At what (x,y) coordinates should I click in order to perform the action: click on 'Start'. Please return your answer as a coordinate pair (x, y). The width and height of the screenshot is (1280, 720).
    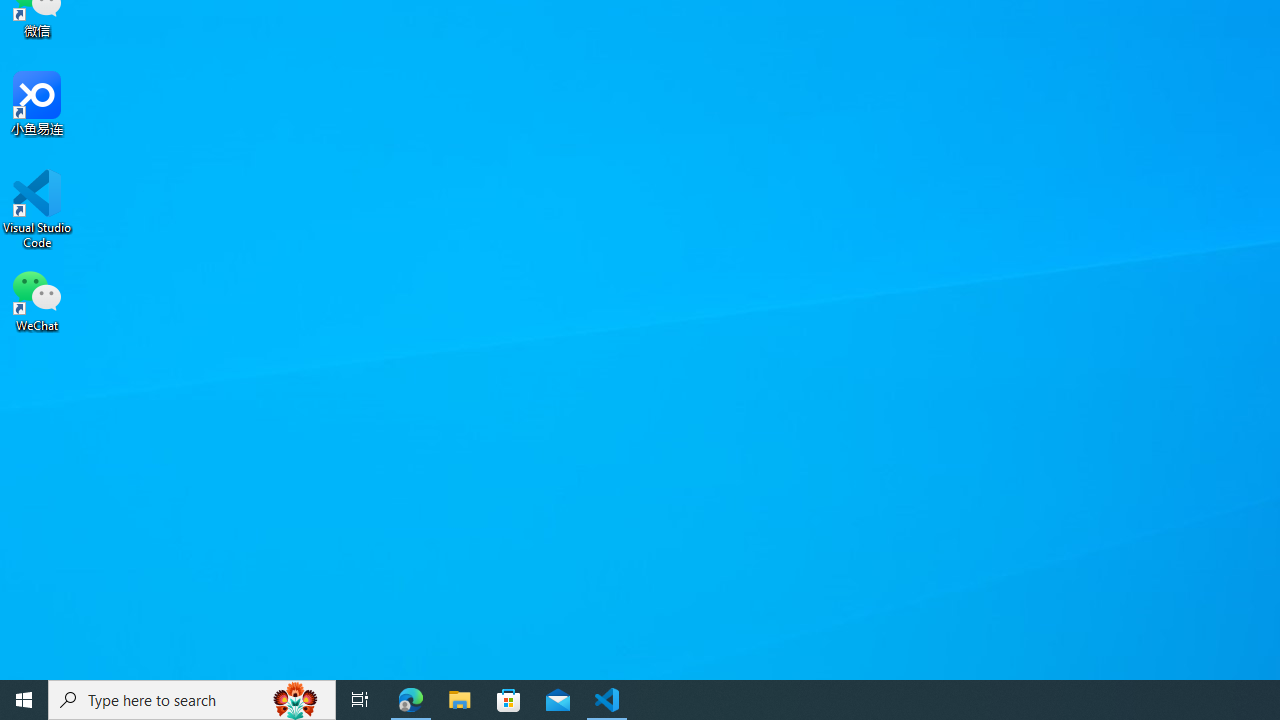
    Looking at the image, I should click on (24, 698).